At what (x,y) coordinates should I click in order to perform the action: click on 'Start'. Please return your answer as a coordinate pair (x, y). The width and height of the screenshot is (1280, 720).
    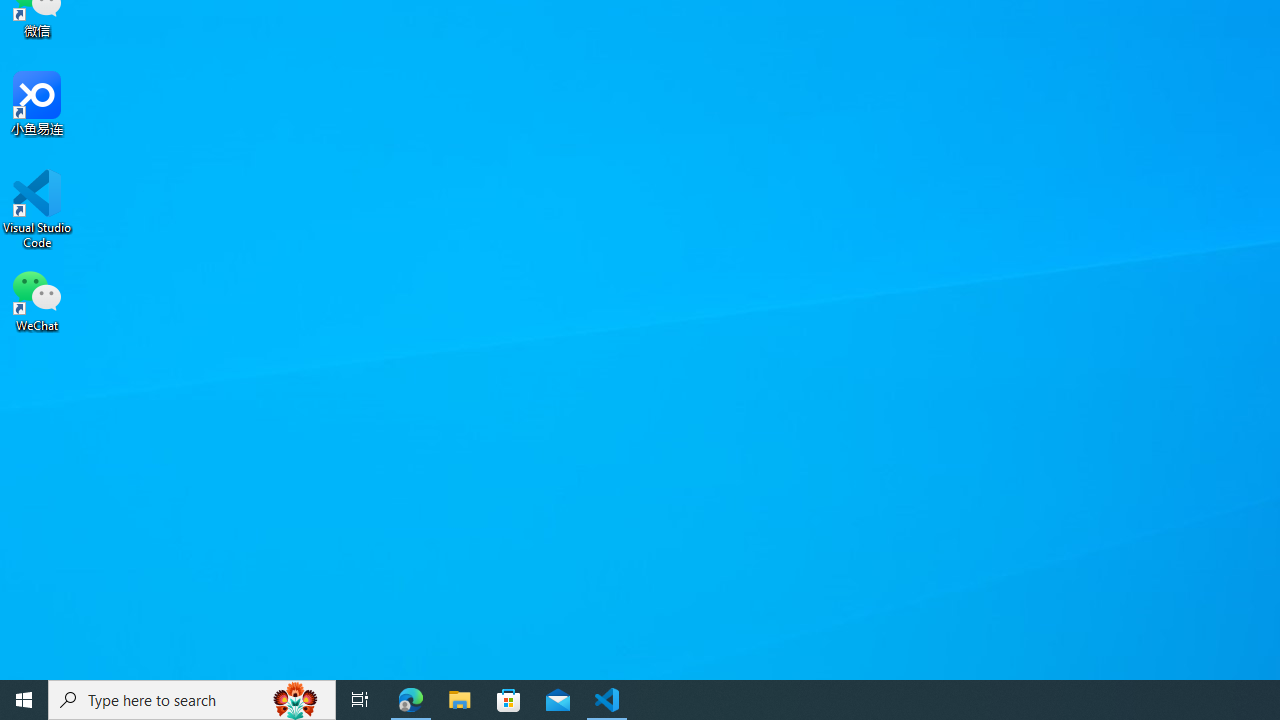
    Looking at the image, I should click on (24, 698).